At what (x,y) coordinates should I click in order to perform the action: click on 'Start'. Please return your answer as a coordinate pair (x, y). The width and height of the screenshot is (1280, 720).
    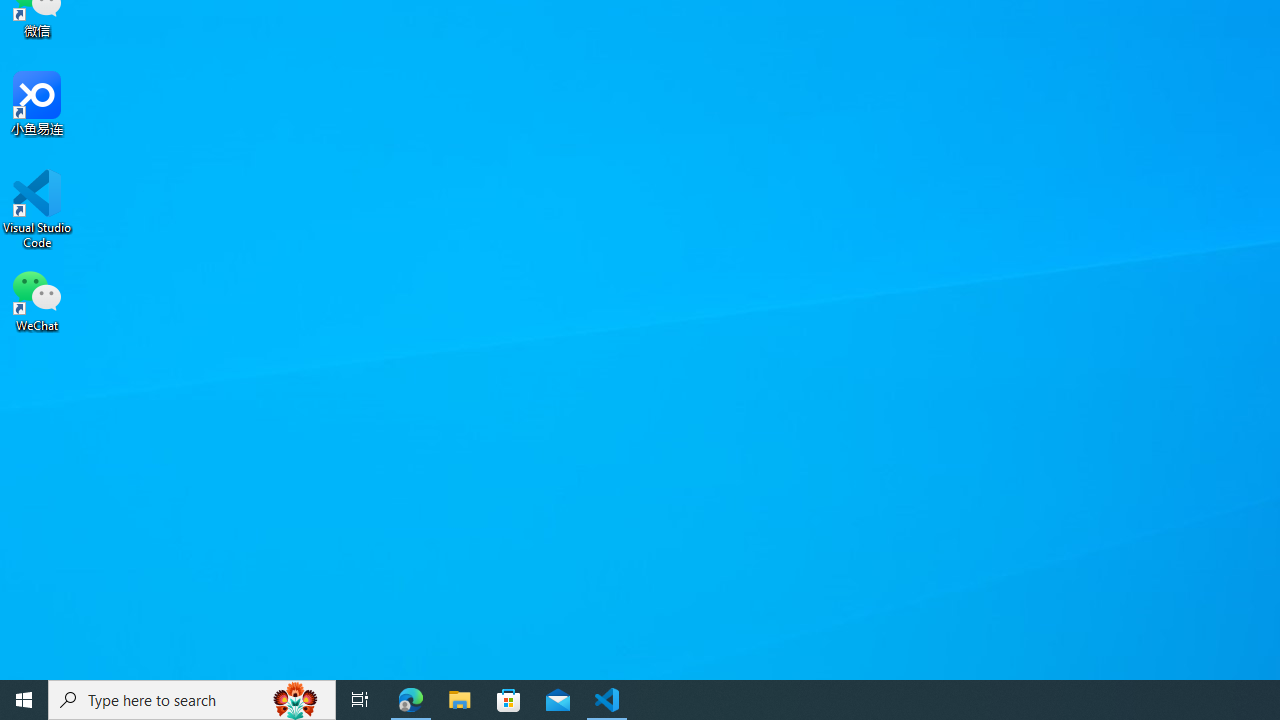
    Looking at the image, I should click on (24, 698).